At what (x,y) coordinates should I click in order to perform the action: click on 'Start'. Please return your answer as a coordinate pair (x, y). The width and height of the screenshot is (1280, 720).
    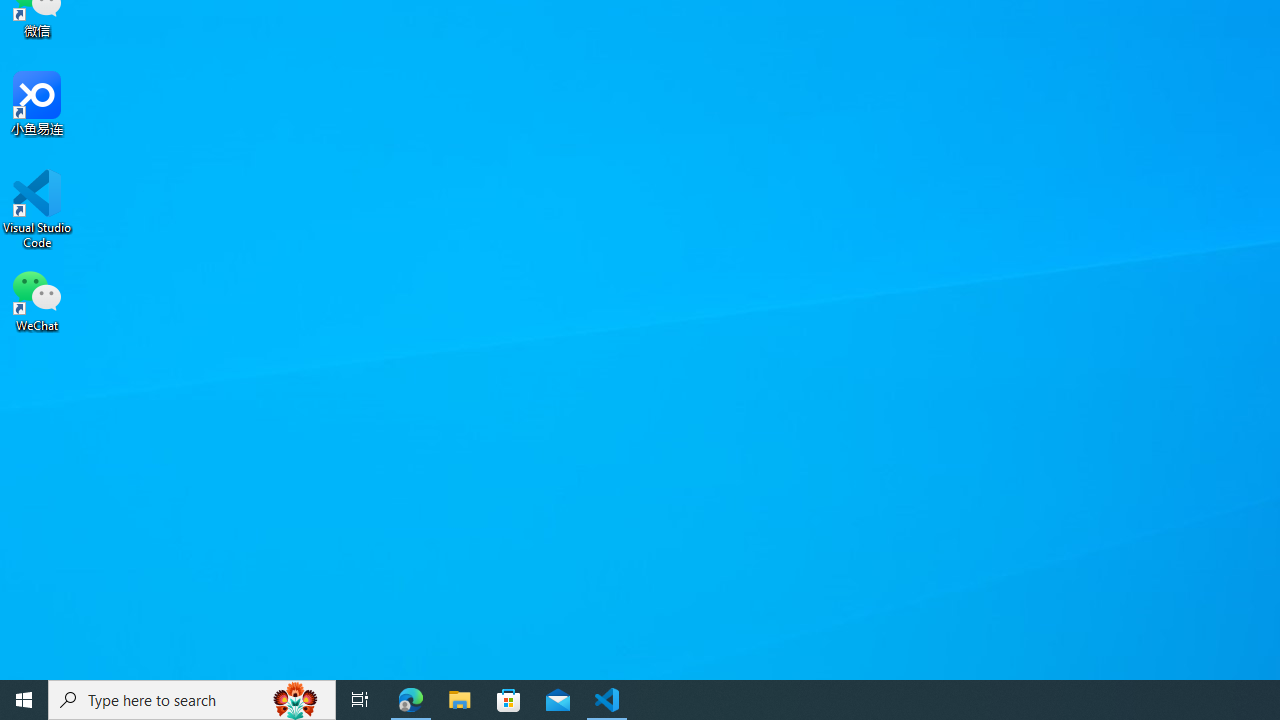
    Looking at the image, I should click on (24, 698).